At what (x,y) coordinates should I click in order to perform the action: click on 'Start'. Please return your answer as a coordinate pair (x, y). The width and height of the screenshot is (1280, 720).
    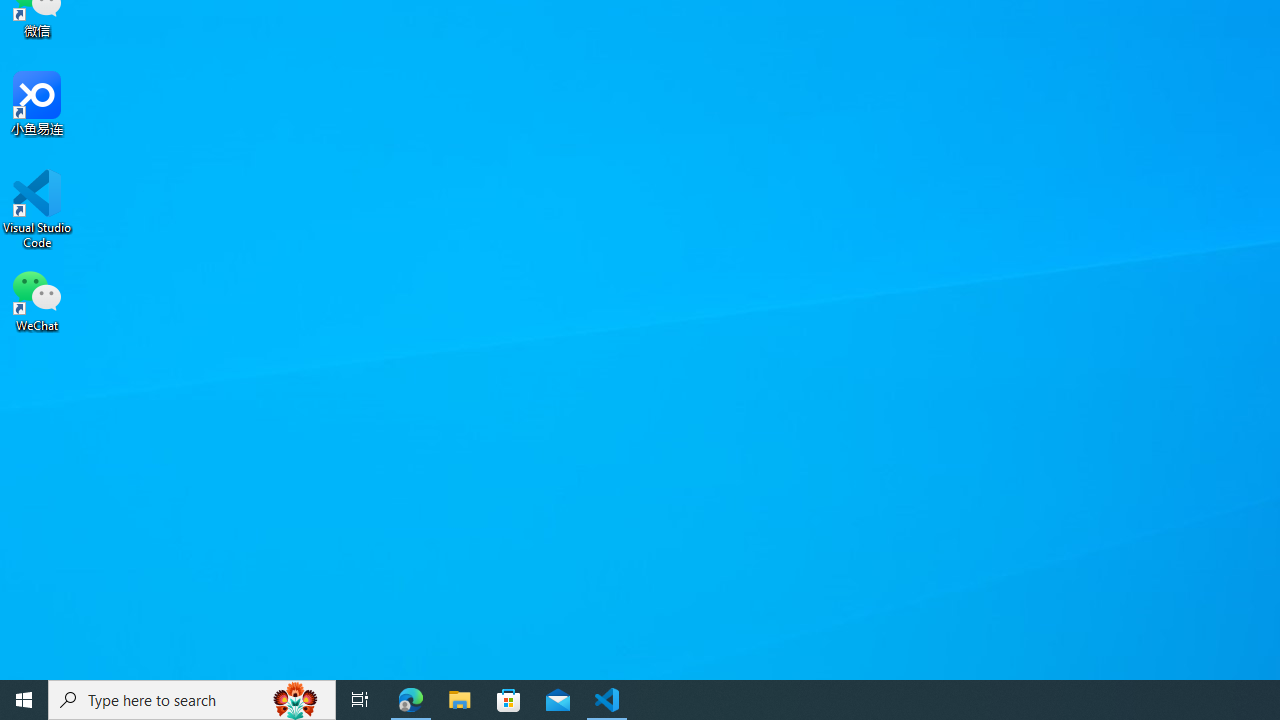
    Looking at the image, I should click on (24, 698).